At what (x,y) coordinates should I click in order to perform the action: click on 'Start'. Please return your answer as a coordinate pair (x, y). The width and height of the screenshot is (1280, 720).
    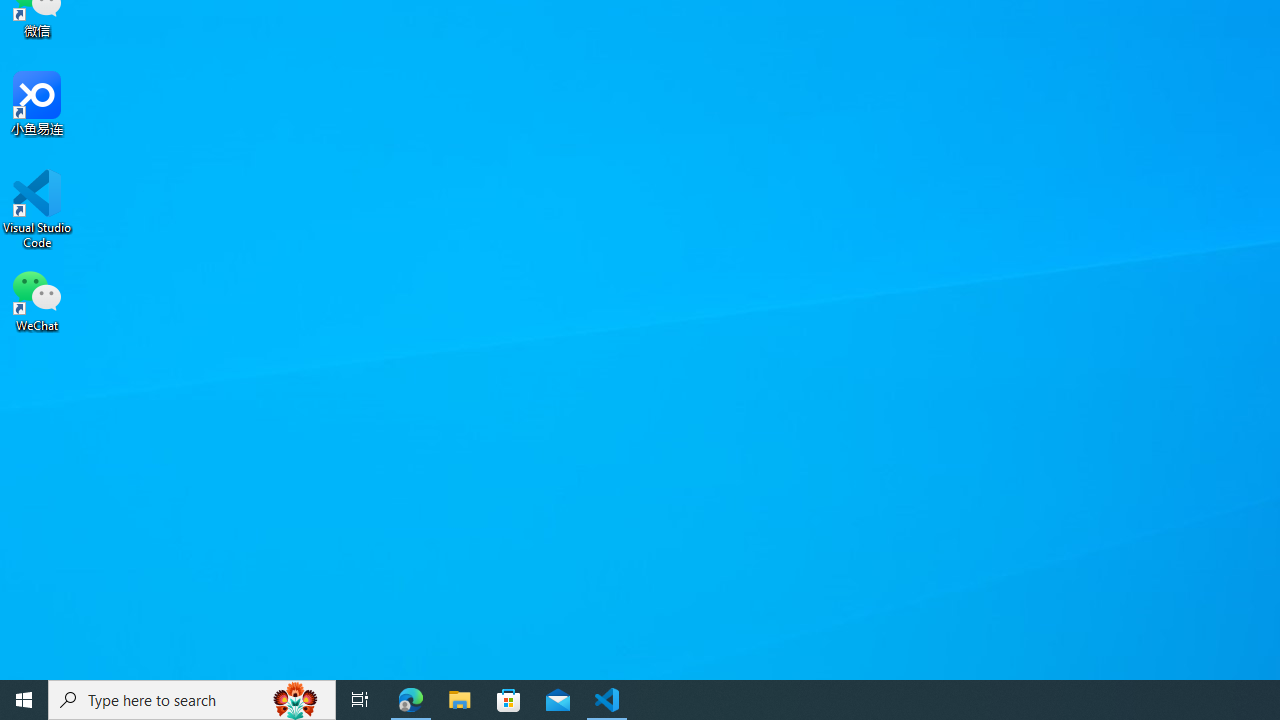
    Looking at the image, I should click on (24, 698).